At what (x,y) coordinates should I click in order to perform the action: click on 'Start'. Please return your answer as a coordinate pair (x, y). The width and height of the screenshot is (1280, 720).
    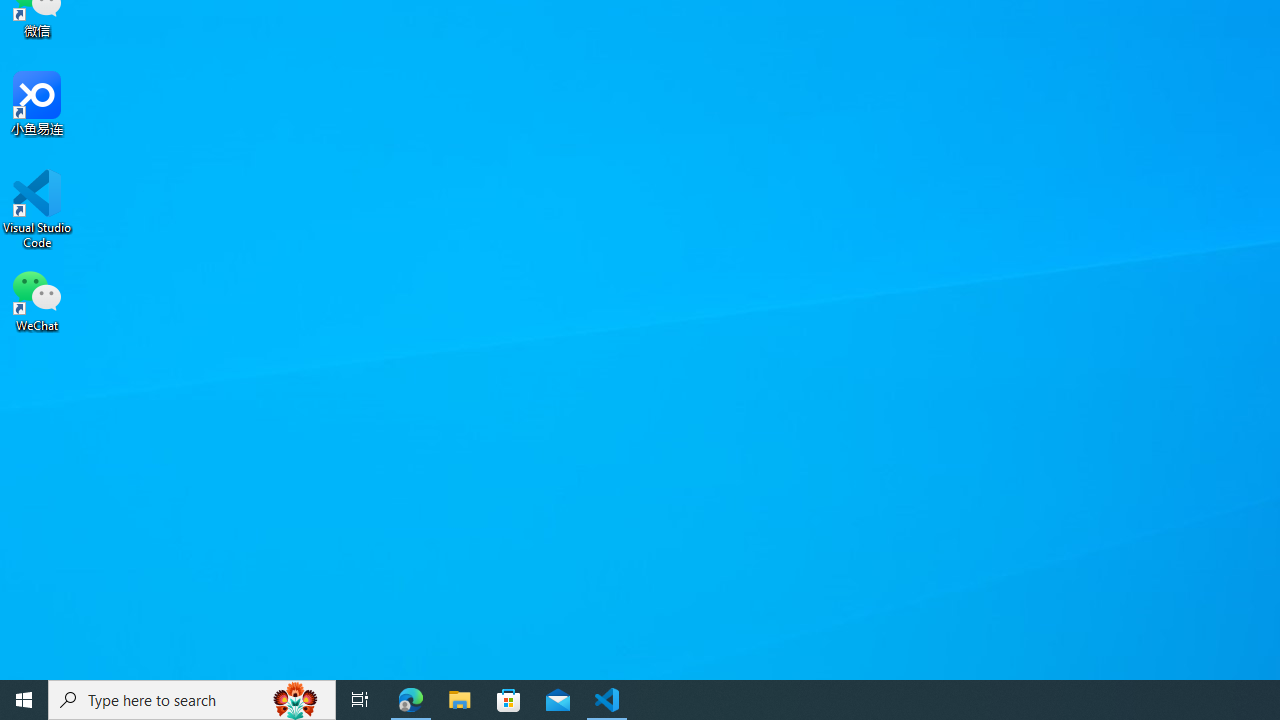
    Looking at the image, I should click on (24, 698).